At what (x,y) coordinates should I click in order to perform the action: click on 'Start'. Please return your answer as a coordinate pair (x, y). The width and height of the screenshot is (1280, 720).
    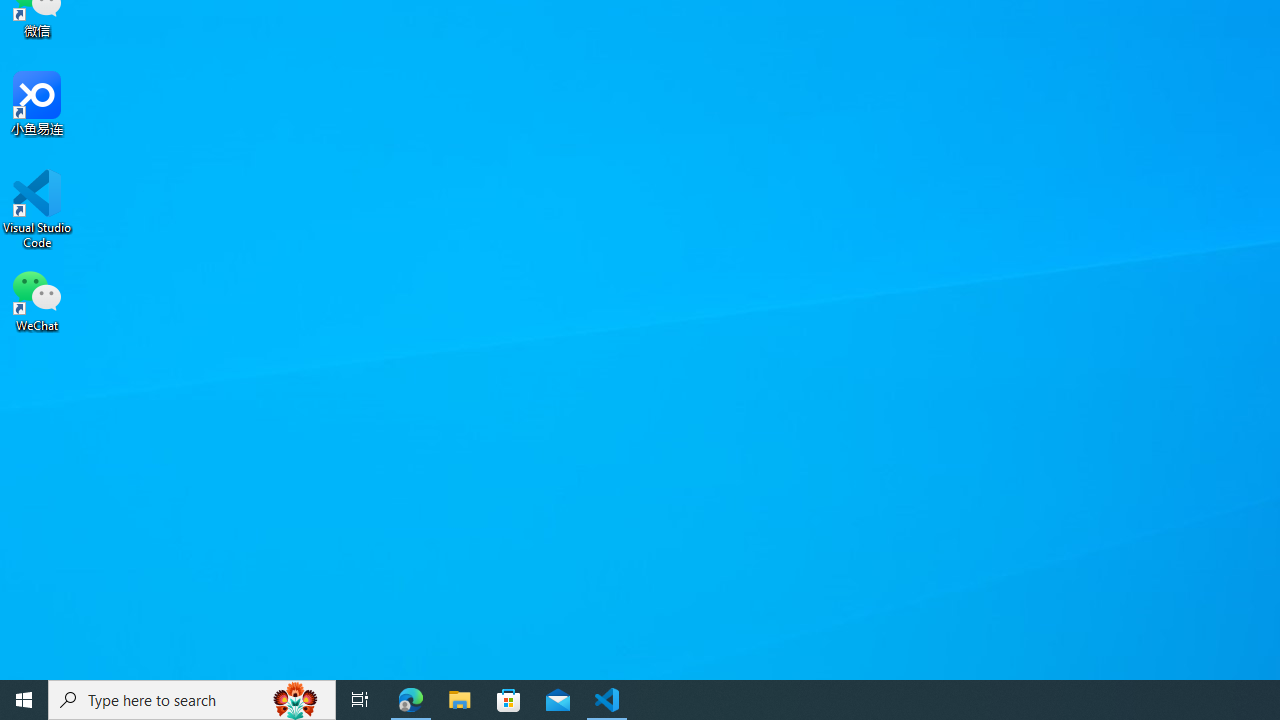
    Looking at the image, I should click on (24, 698).